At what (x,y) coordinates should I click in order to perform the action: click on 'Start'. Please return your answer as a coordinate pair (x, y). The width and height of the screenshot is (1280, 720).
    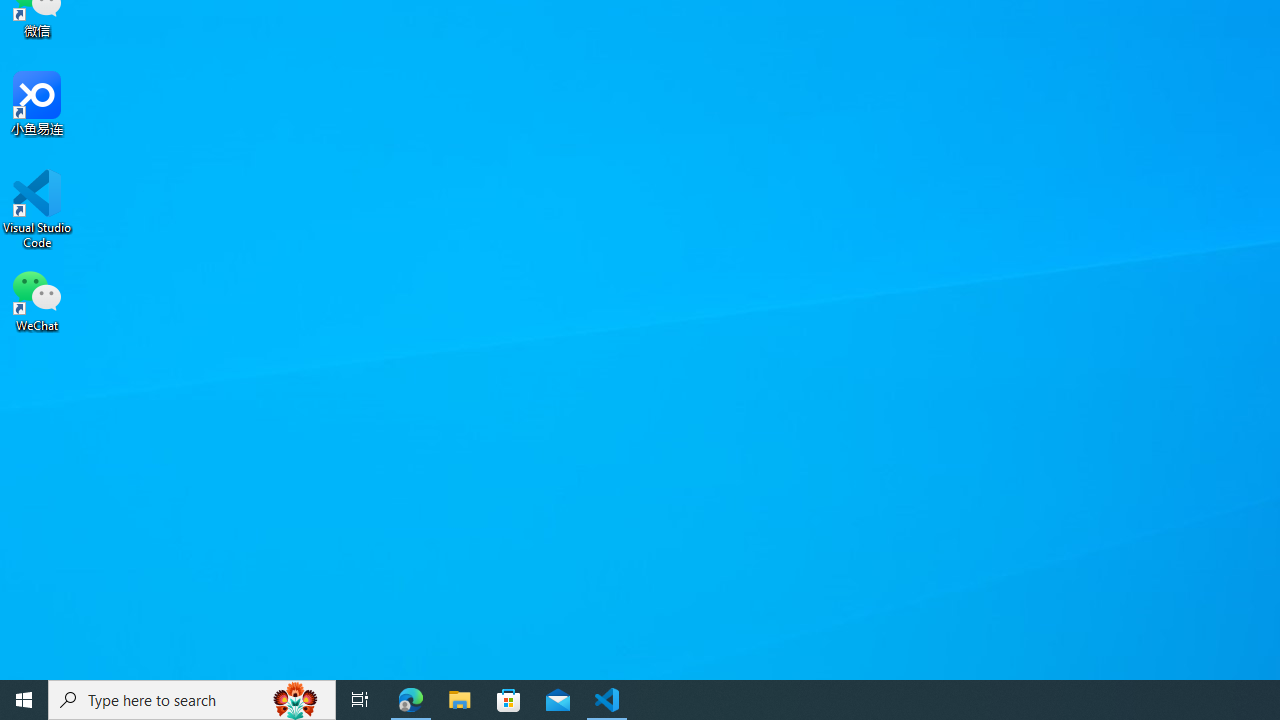
    Looking at the image, I should click on (24, 698).